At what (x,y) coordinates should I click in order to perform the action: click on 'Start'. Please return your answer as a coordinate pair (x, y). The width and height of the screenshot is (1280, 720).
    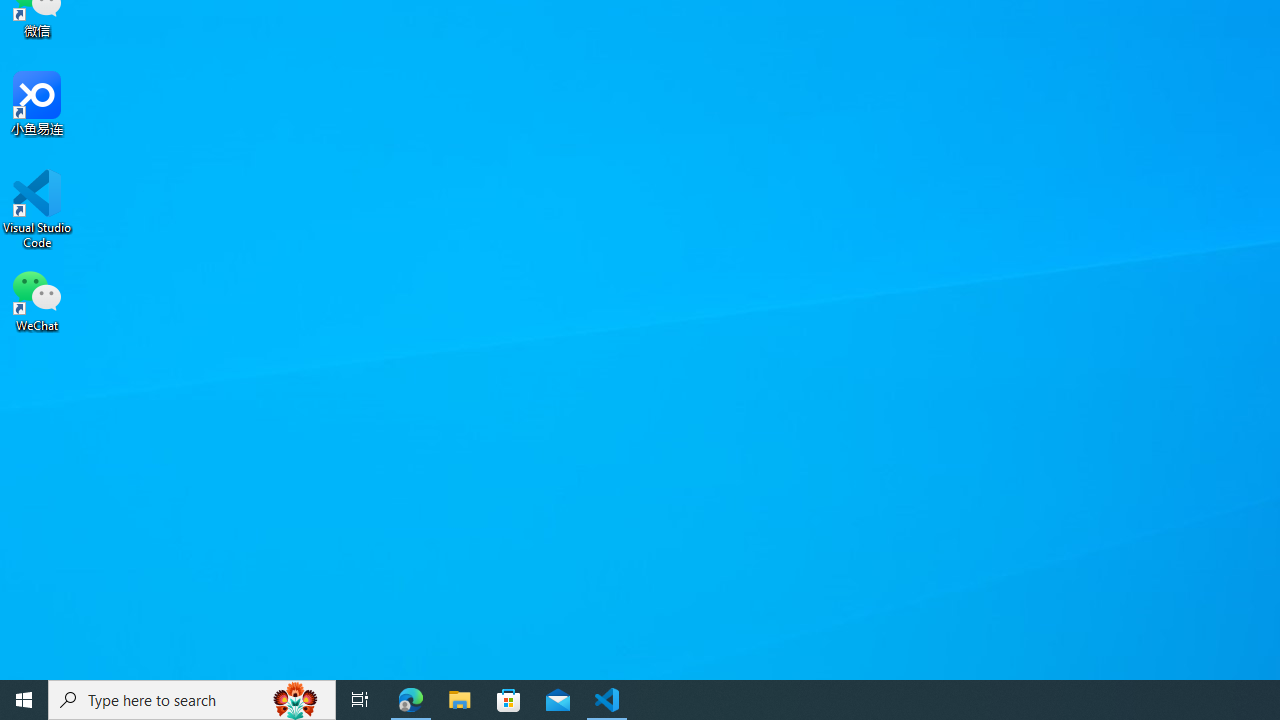
    Looking at the image, I should click on (24, 698).